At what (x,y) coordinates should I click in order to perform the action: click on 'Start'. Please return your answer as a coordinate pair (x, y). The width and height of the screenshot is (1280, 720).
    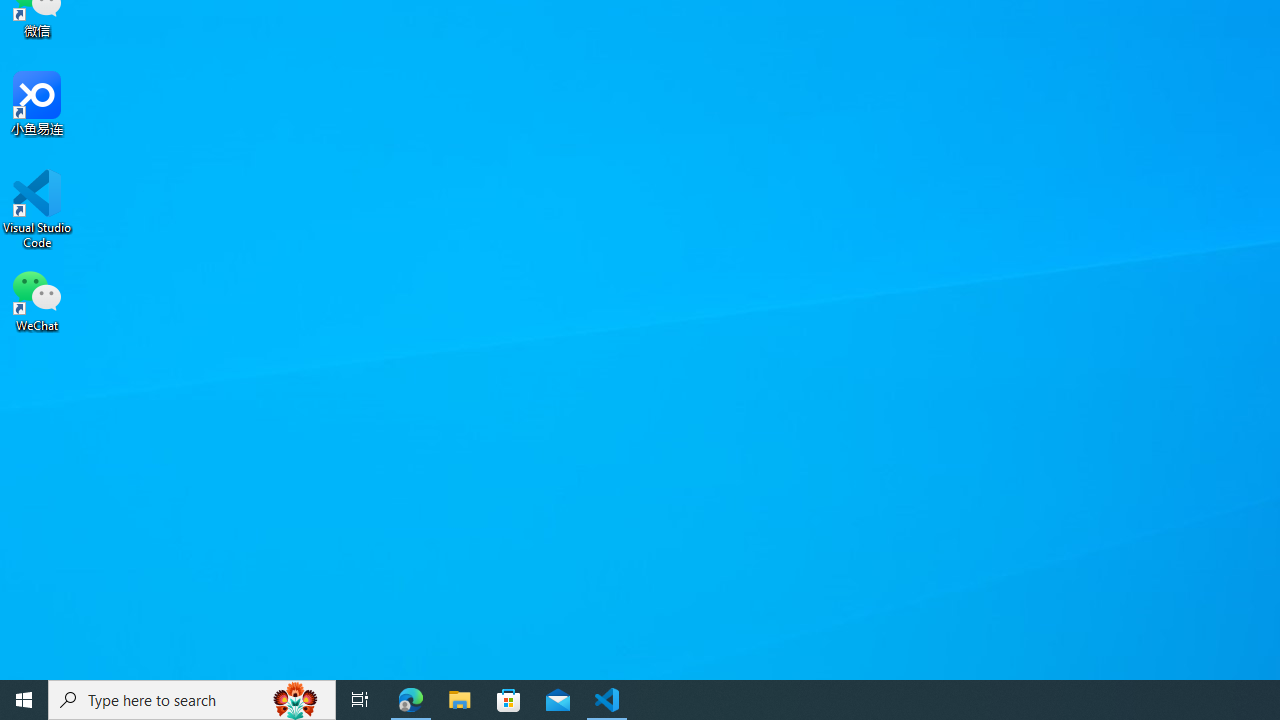
    Looking at the image, I should click on (24, 698).